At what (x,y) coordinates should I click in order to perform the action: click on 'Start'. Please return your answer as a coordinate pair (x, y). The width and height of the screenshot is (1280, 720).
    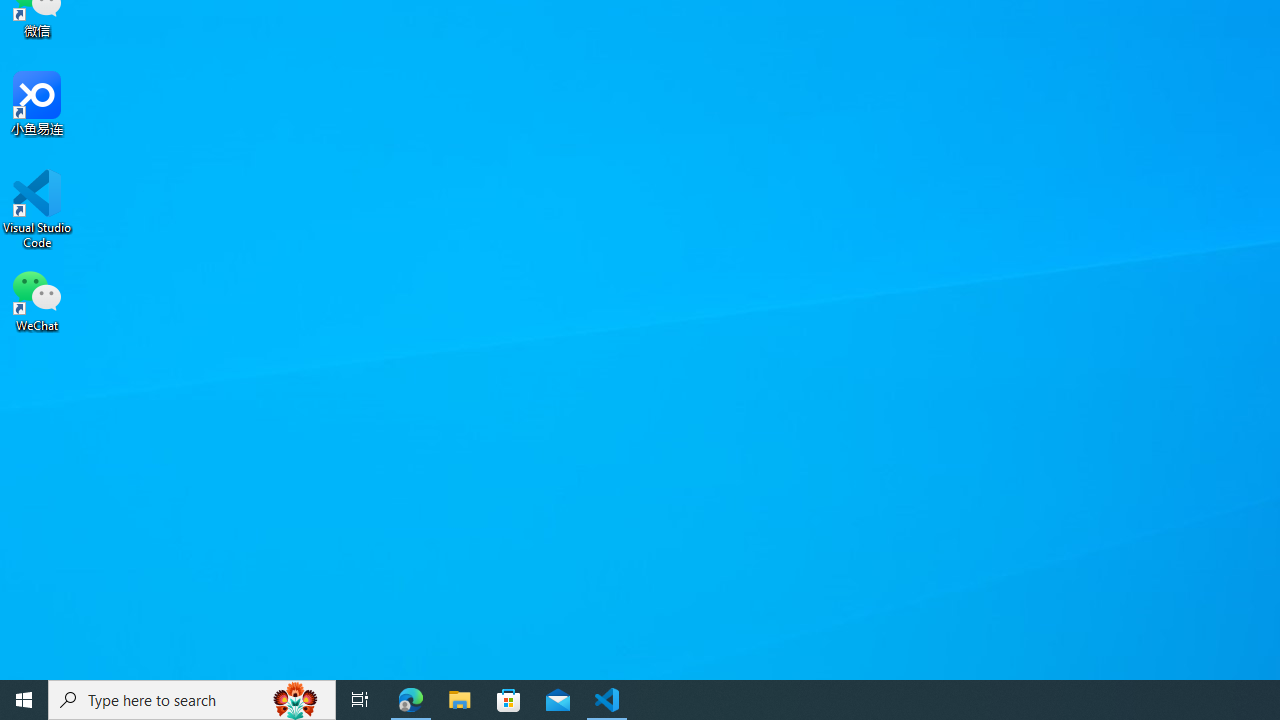
    Looking at the image, I should click on (24, 698).